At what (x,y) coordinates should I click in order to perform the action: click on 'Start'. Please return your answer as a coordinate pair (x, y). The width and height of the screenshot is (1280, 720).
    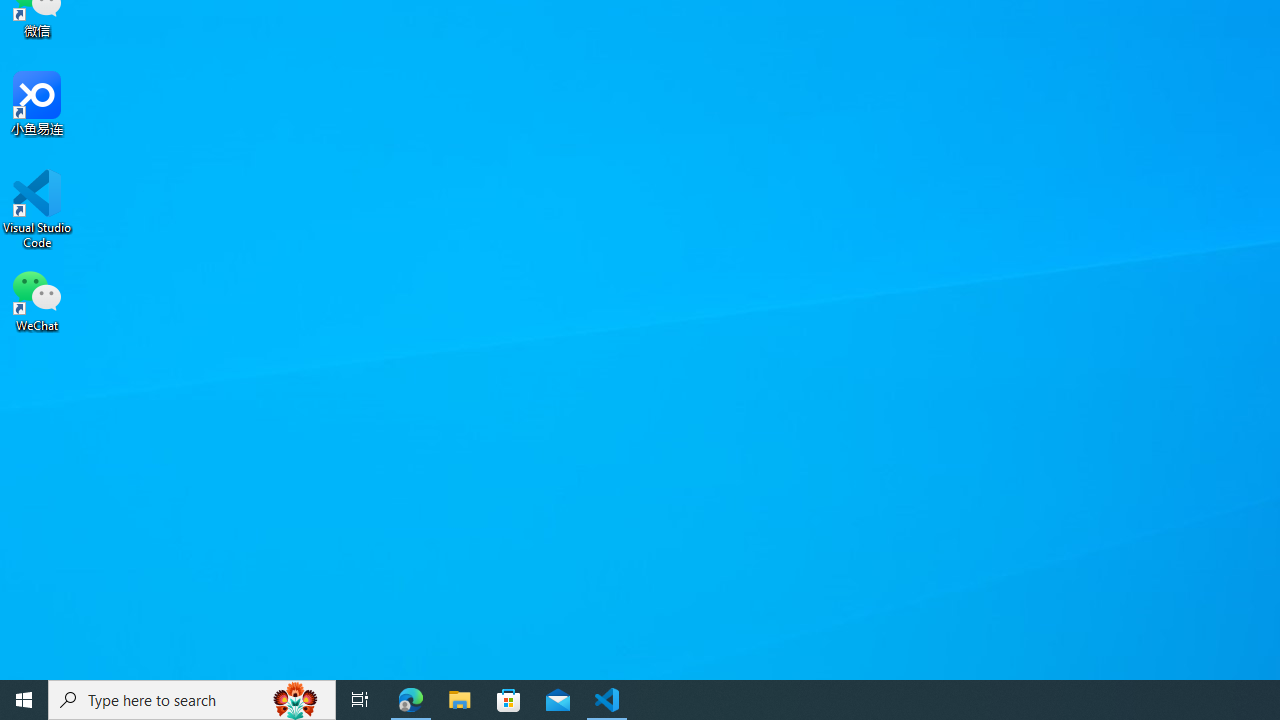
    Looking at the image, I should click on (24, 698).